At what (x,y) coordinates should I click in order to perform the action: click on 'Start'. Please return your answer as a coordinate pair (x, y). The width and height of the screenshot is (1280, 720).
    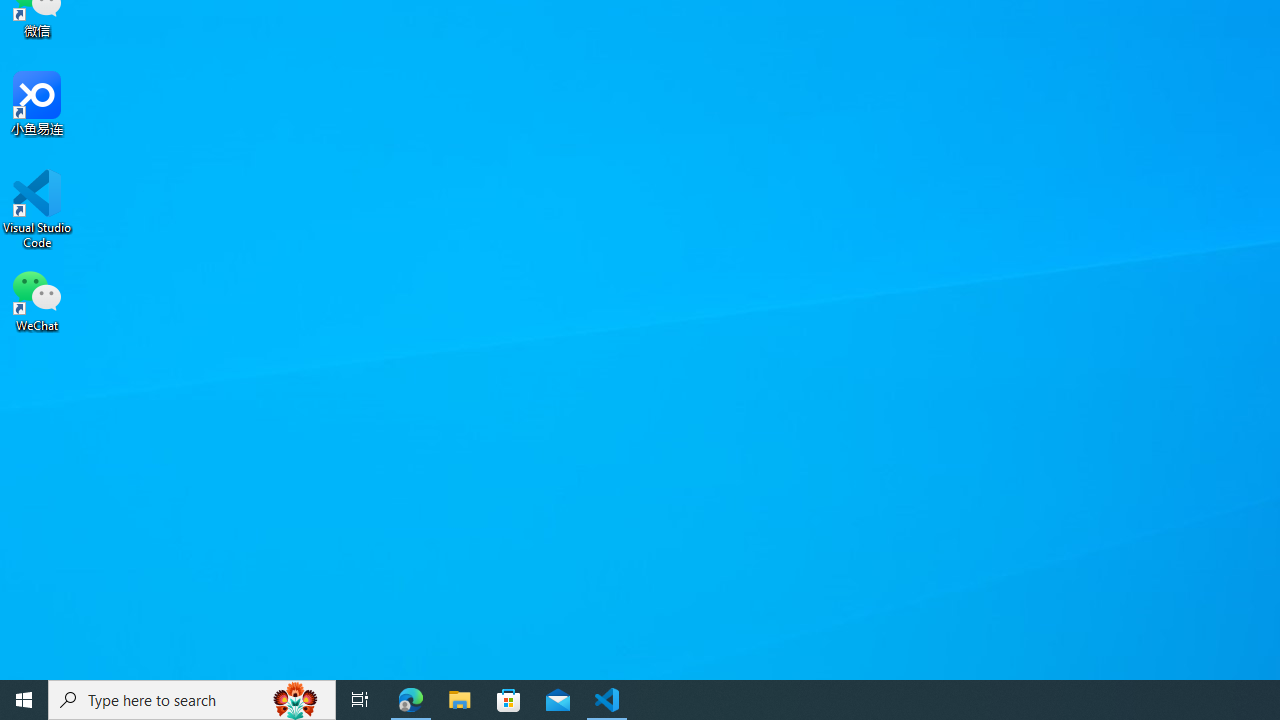
    Looking at the image, I should click on (24, 698).